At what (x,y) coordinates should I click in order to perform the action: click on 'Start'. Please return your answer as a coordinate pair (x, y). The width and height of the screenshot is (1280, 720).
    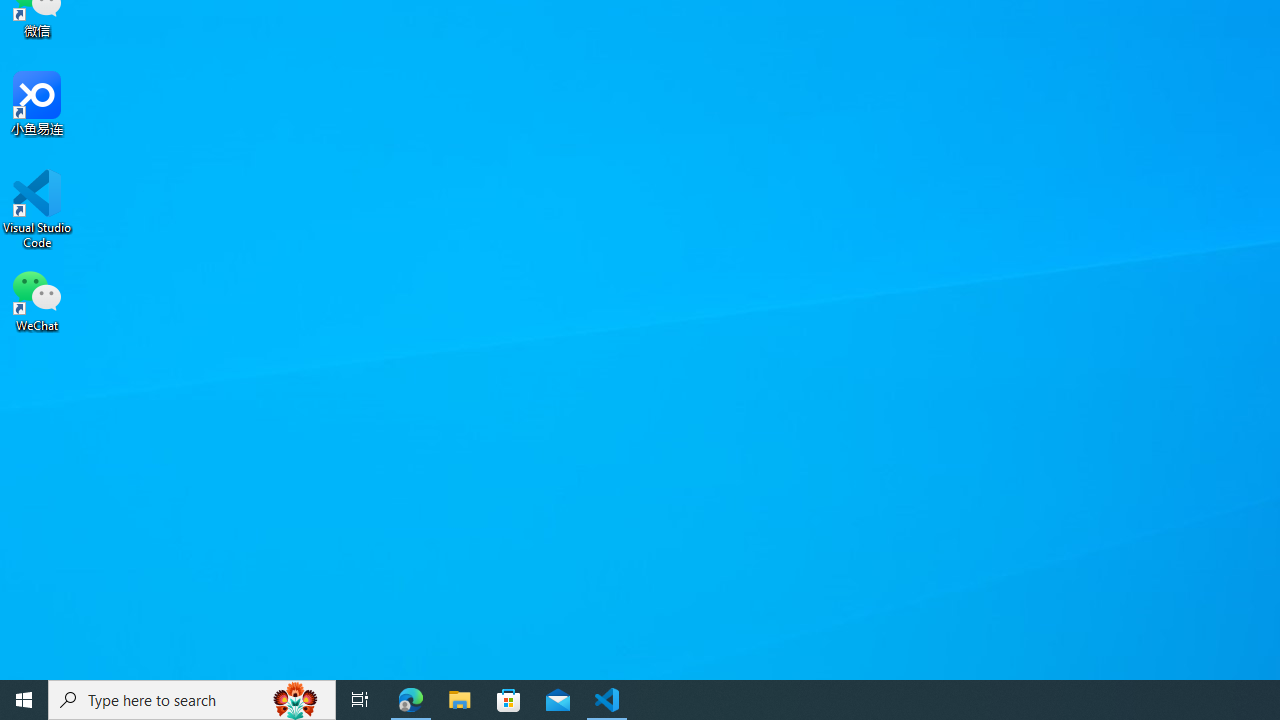
    Looking at the image, I should click on (24, 698).